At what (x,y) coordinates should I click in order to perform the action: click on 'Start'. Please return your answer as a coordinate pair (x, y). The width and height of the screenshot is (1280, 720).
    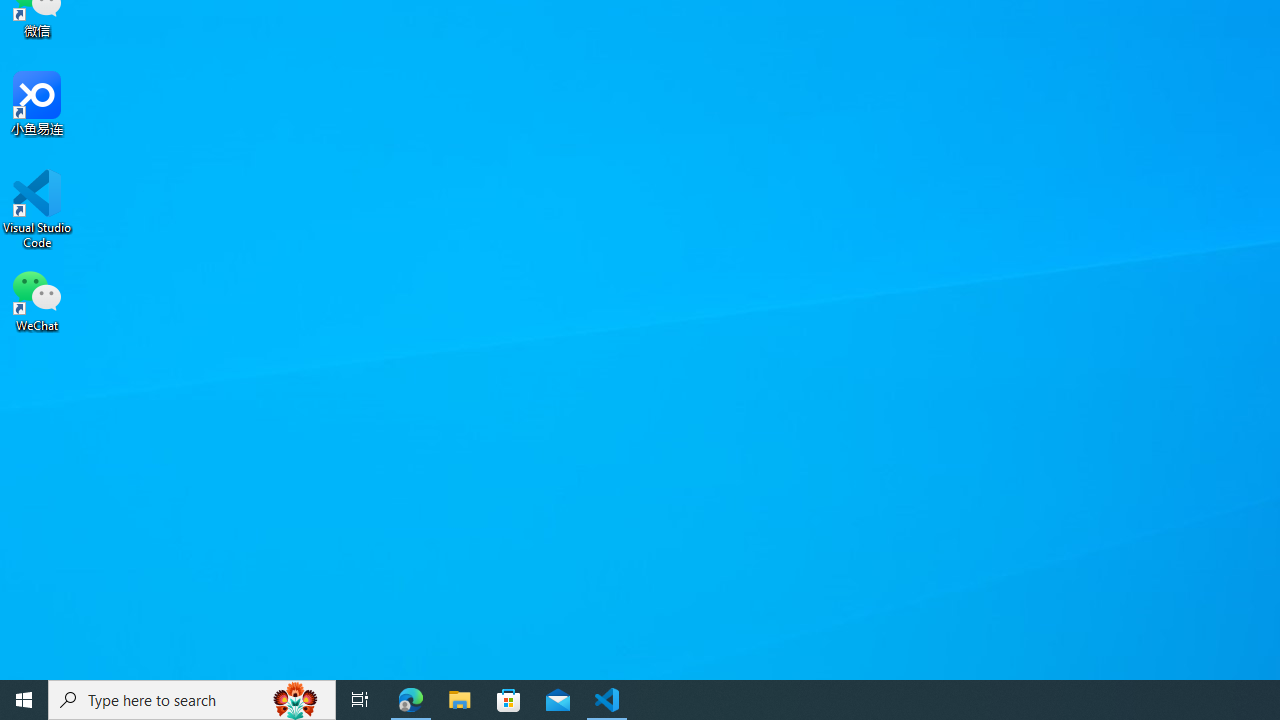
    Looking at the image, I should click on (24, 698).